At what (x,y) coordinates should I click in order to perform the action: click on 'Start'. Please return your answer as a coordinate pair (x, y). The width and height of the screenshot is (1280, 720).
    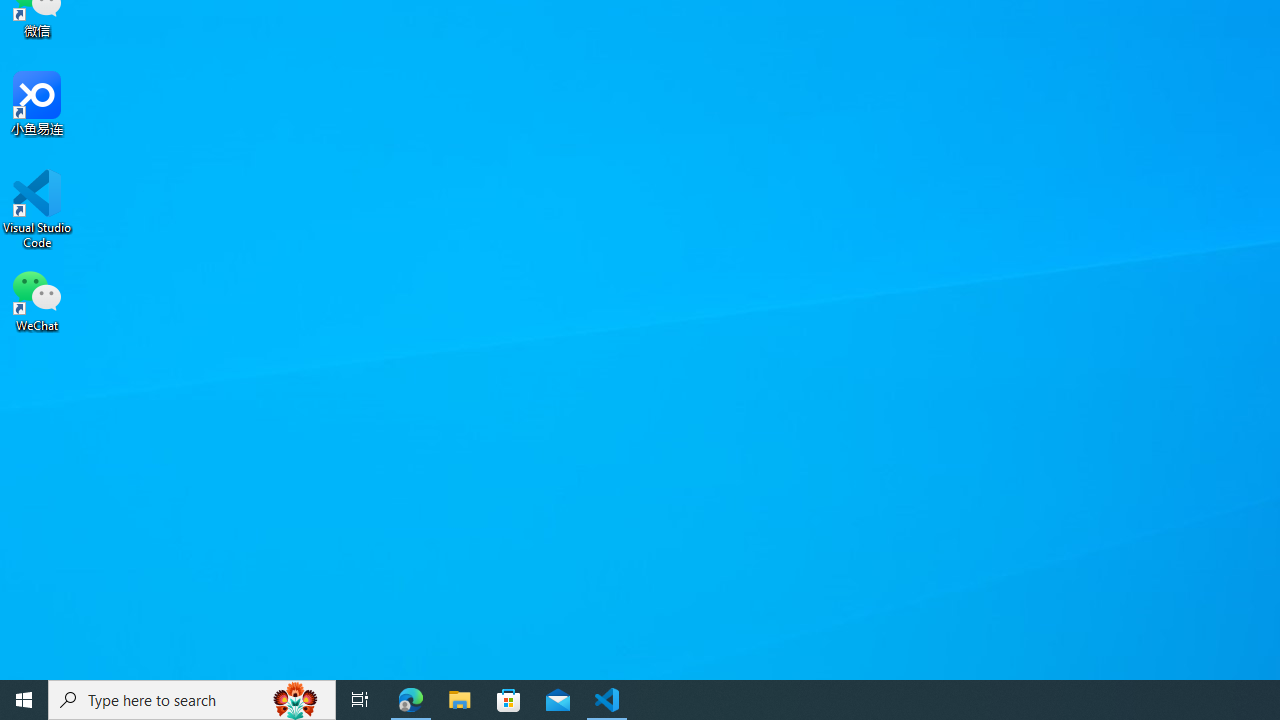
    Looking at the image, I should click on (24, 698).